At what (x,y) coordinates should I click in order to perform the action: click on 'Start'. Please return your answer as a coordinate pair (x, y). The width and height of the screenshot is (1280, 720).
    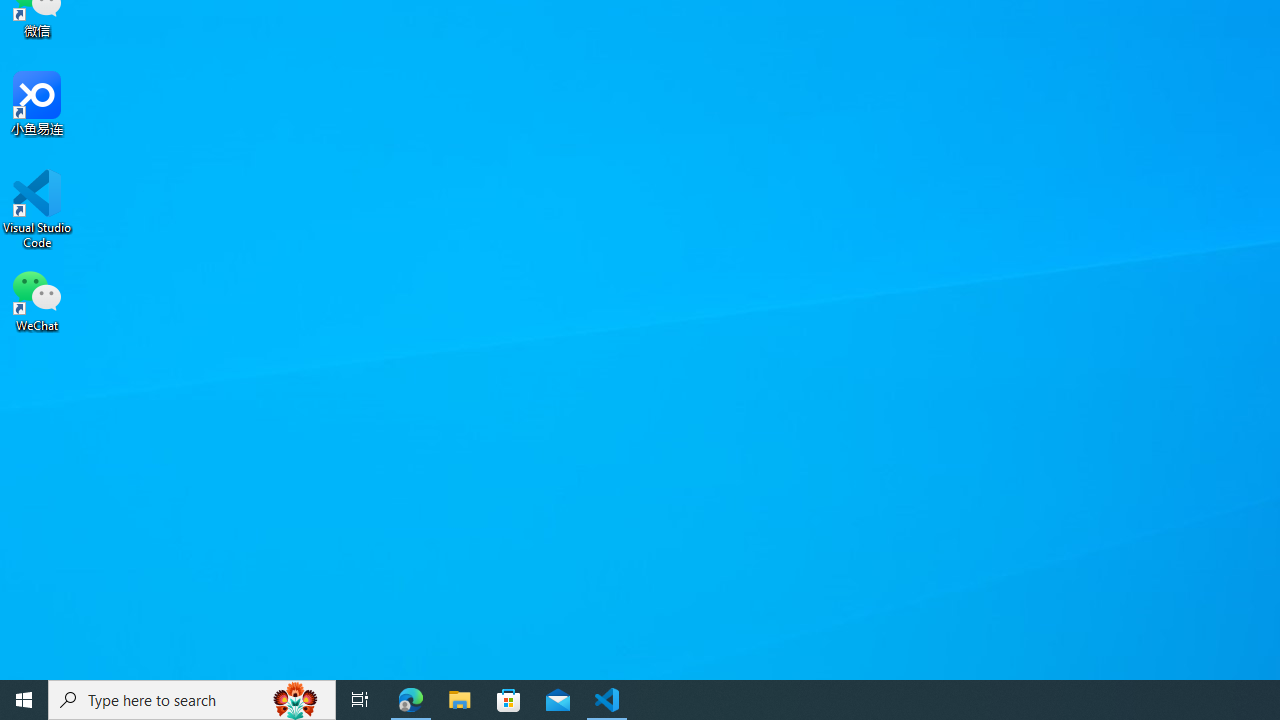
    Looking at the image, I should click on (24, 698).